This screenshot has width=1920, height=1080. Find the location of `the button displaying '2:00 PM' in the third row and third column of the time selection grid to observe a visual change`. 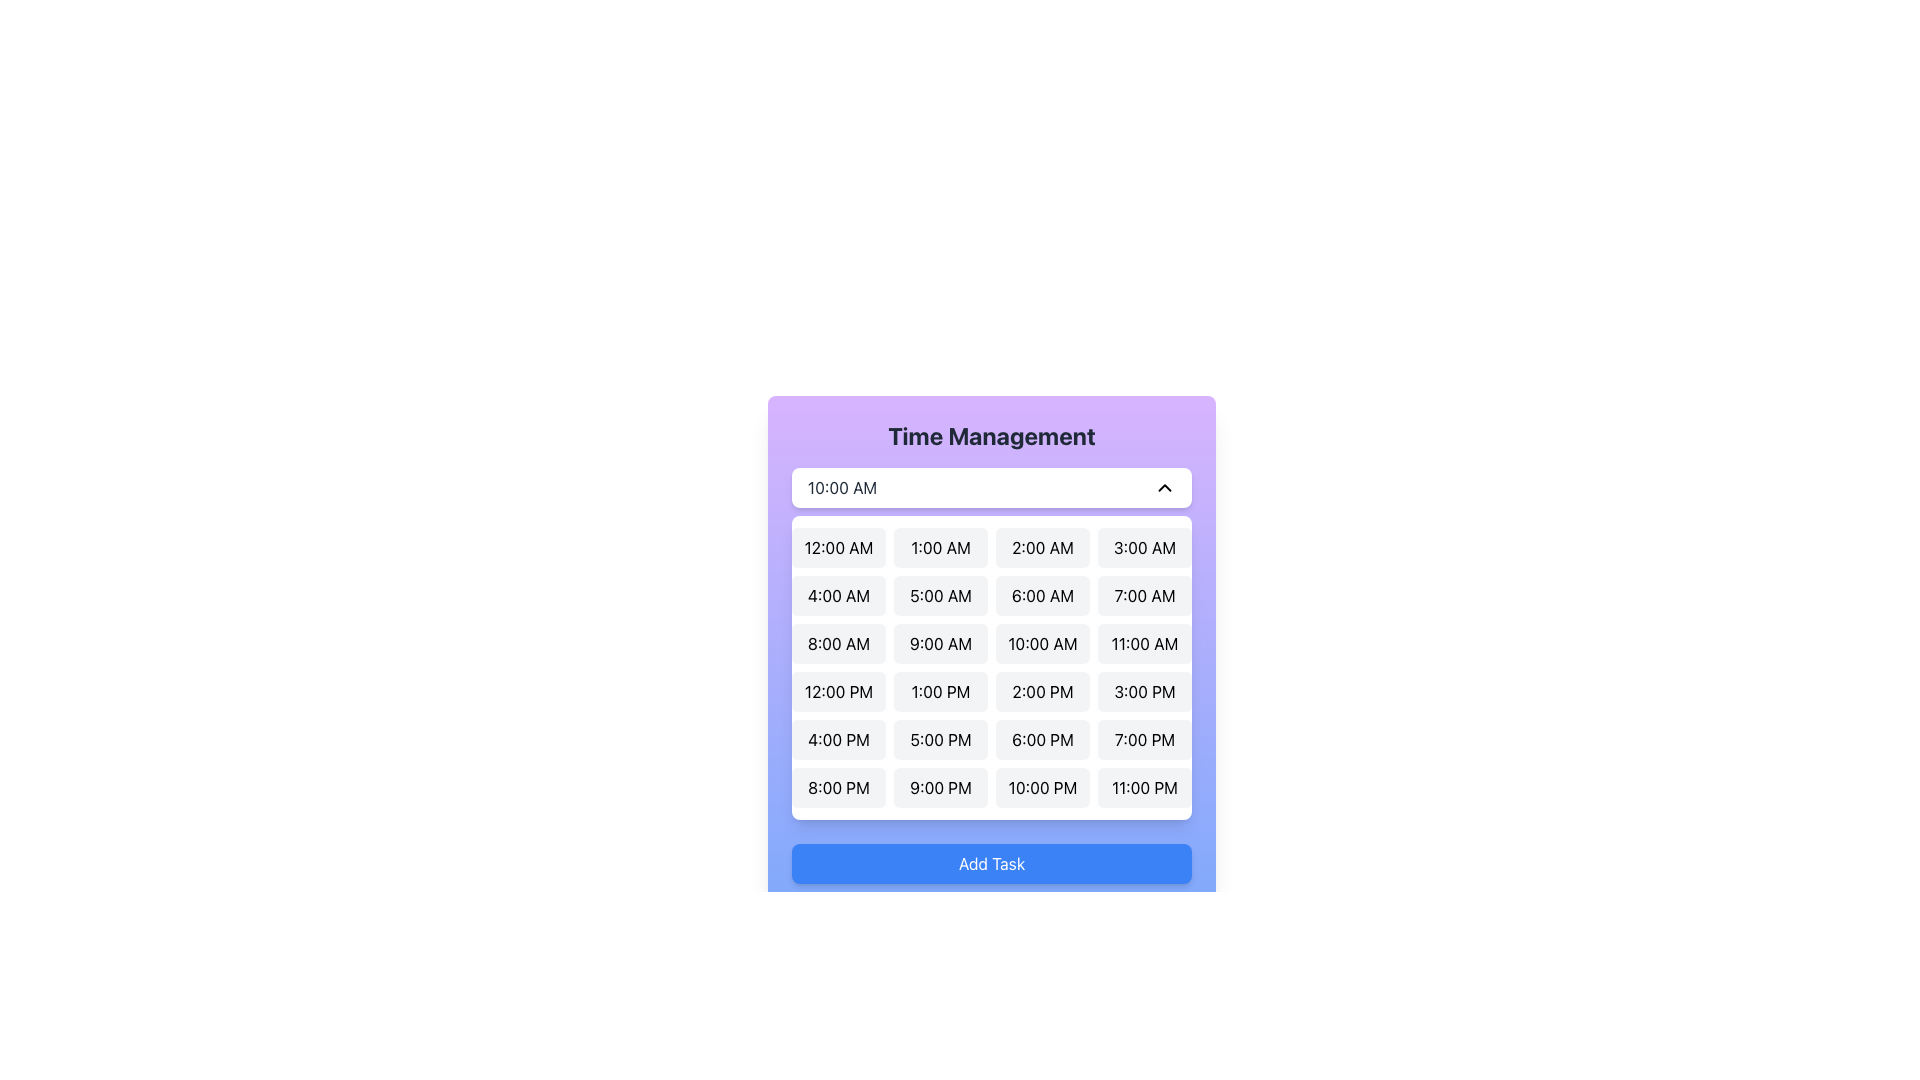

the button displaying '2:00 PM' in the third row and third column of the time selection grid to observe a visual change is located at coordinates (1041, 690).